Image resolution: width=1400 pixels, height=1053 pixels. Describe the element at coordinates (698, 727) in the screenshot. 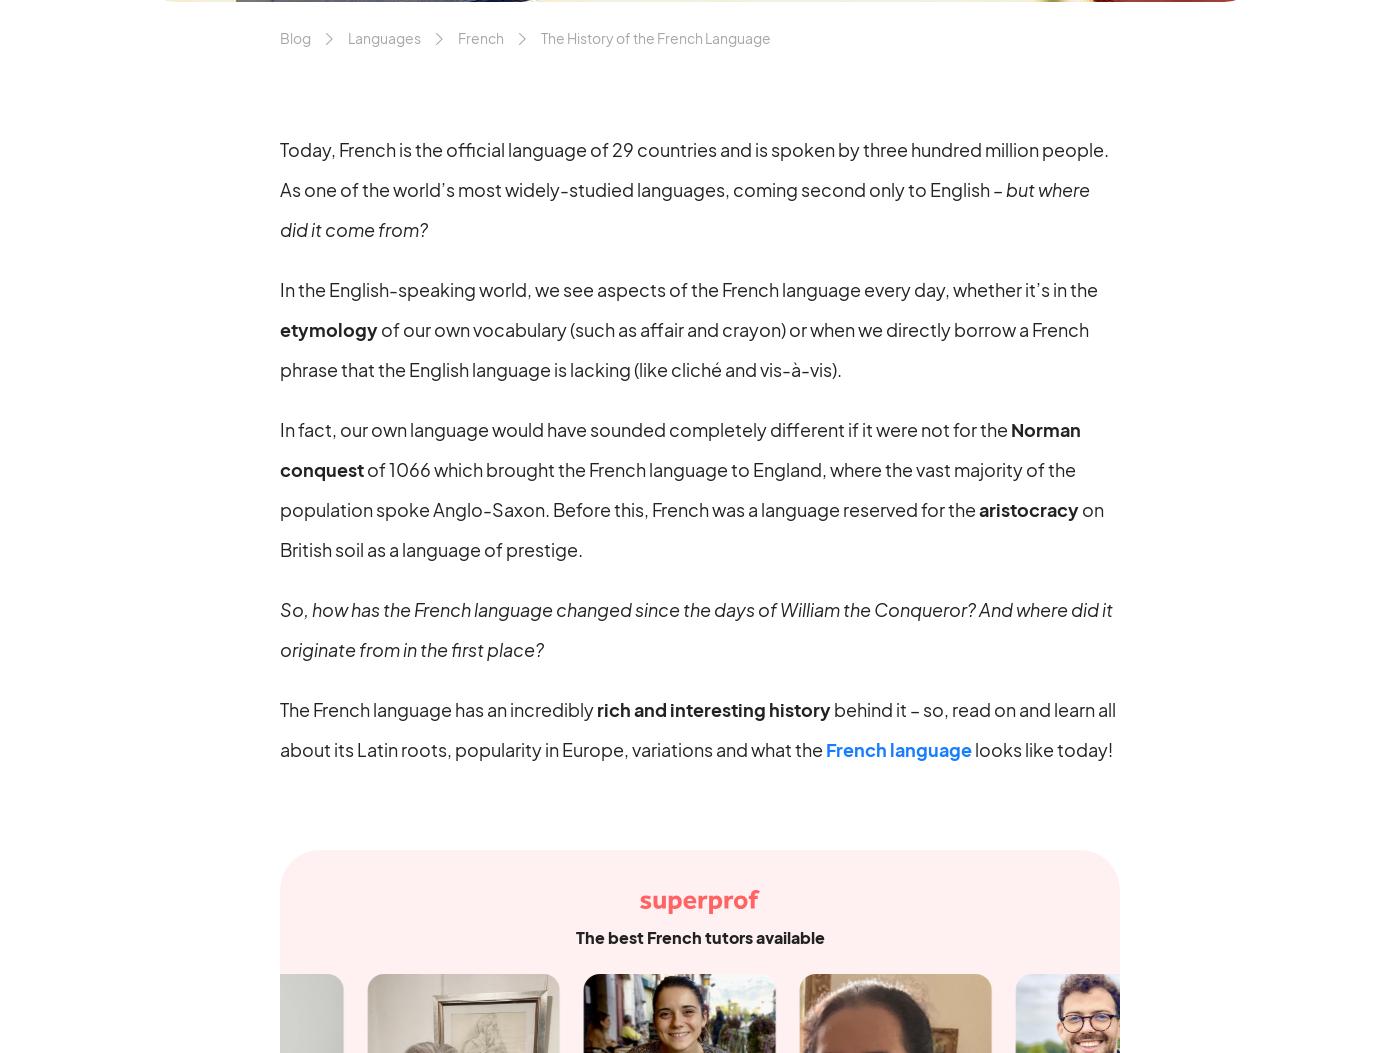

I see `'behind it – so, read on and learn all about its Latin roots, popularity in Europe, variations and what the'` at that location.